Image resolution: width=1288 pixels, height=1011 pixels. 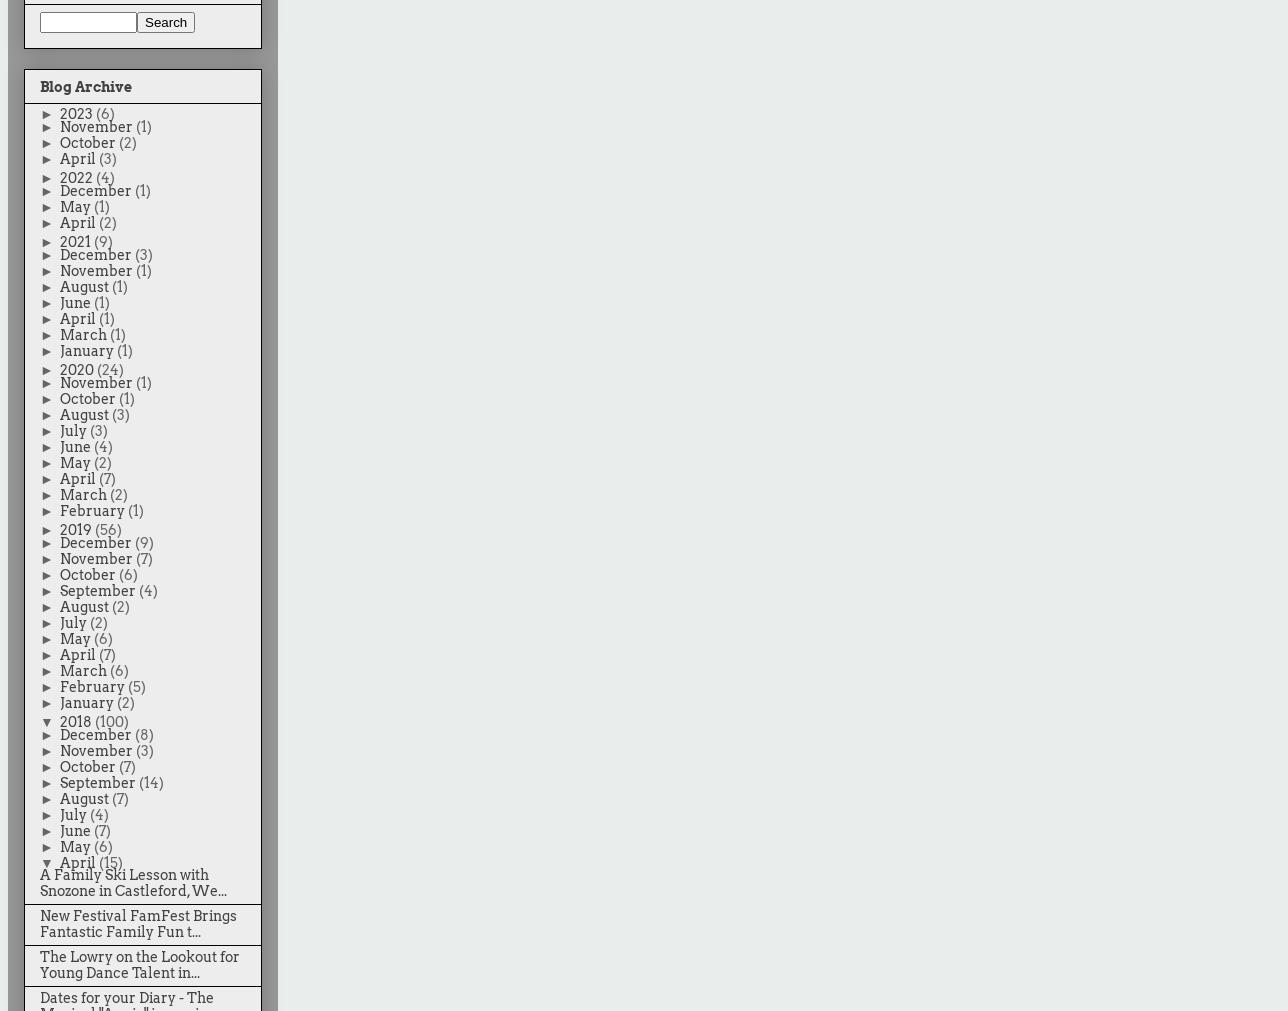 I want to click on '(56)', so click(x=107, y=529).